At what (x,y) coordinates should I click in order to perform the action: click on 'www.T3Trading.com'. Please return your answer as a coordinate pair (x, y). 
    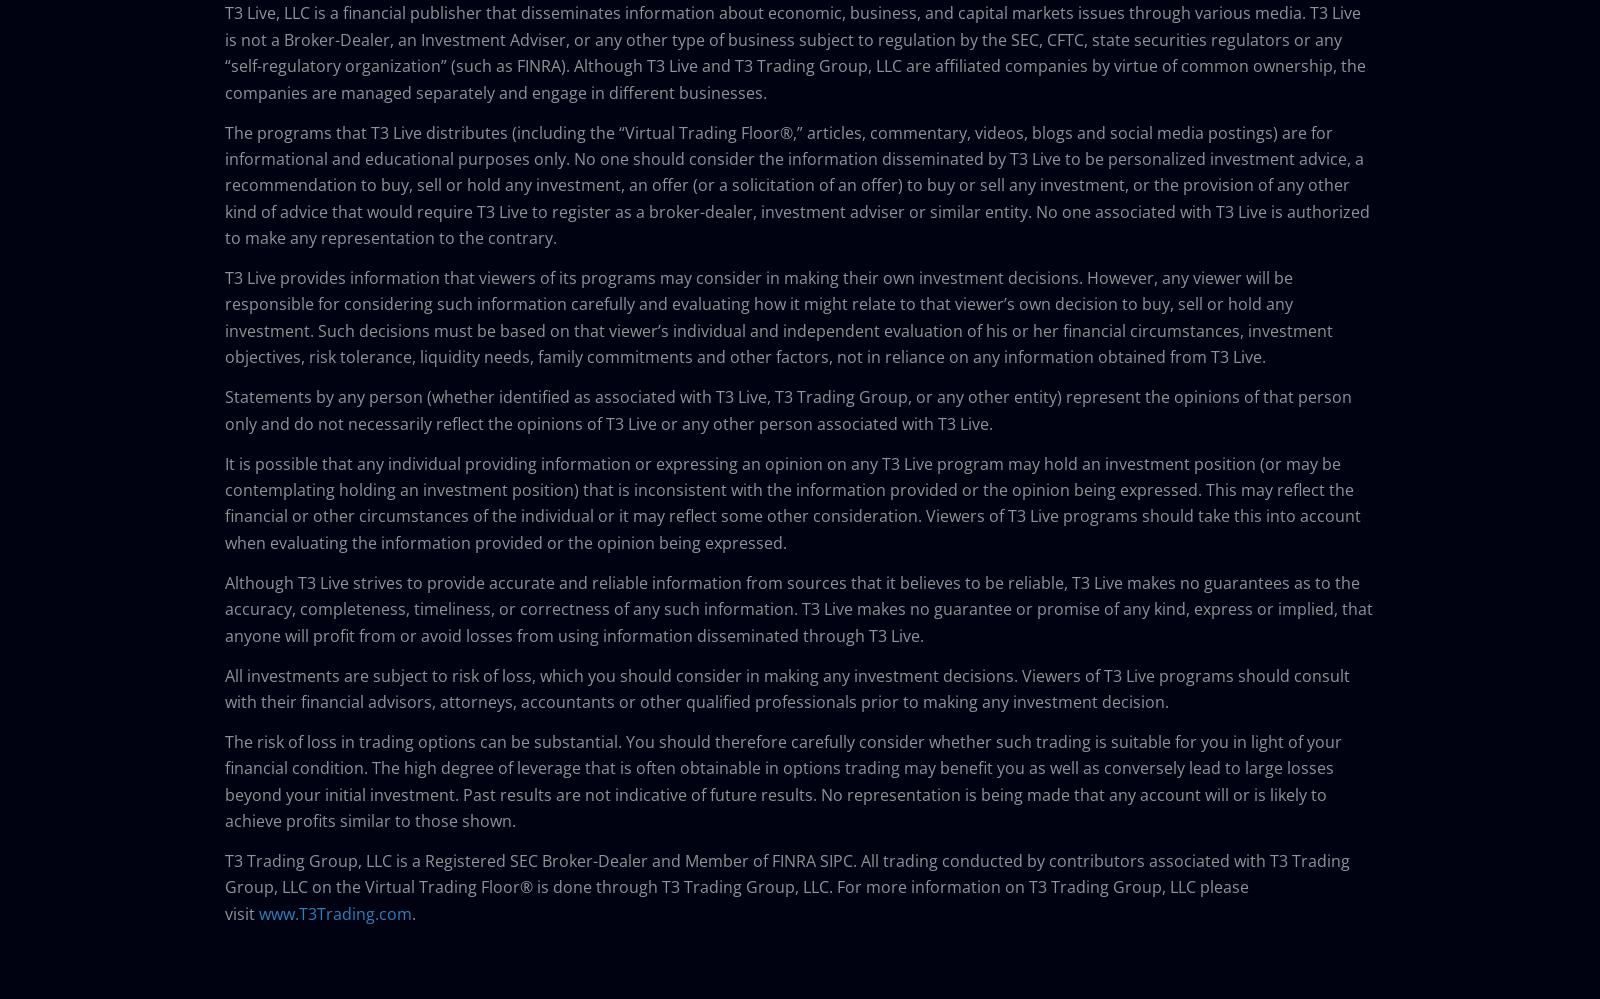
    Looking at the image, I should click on (335, 912).